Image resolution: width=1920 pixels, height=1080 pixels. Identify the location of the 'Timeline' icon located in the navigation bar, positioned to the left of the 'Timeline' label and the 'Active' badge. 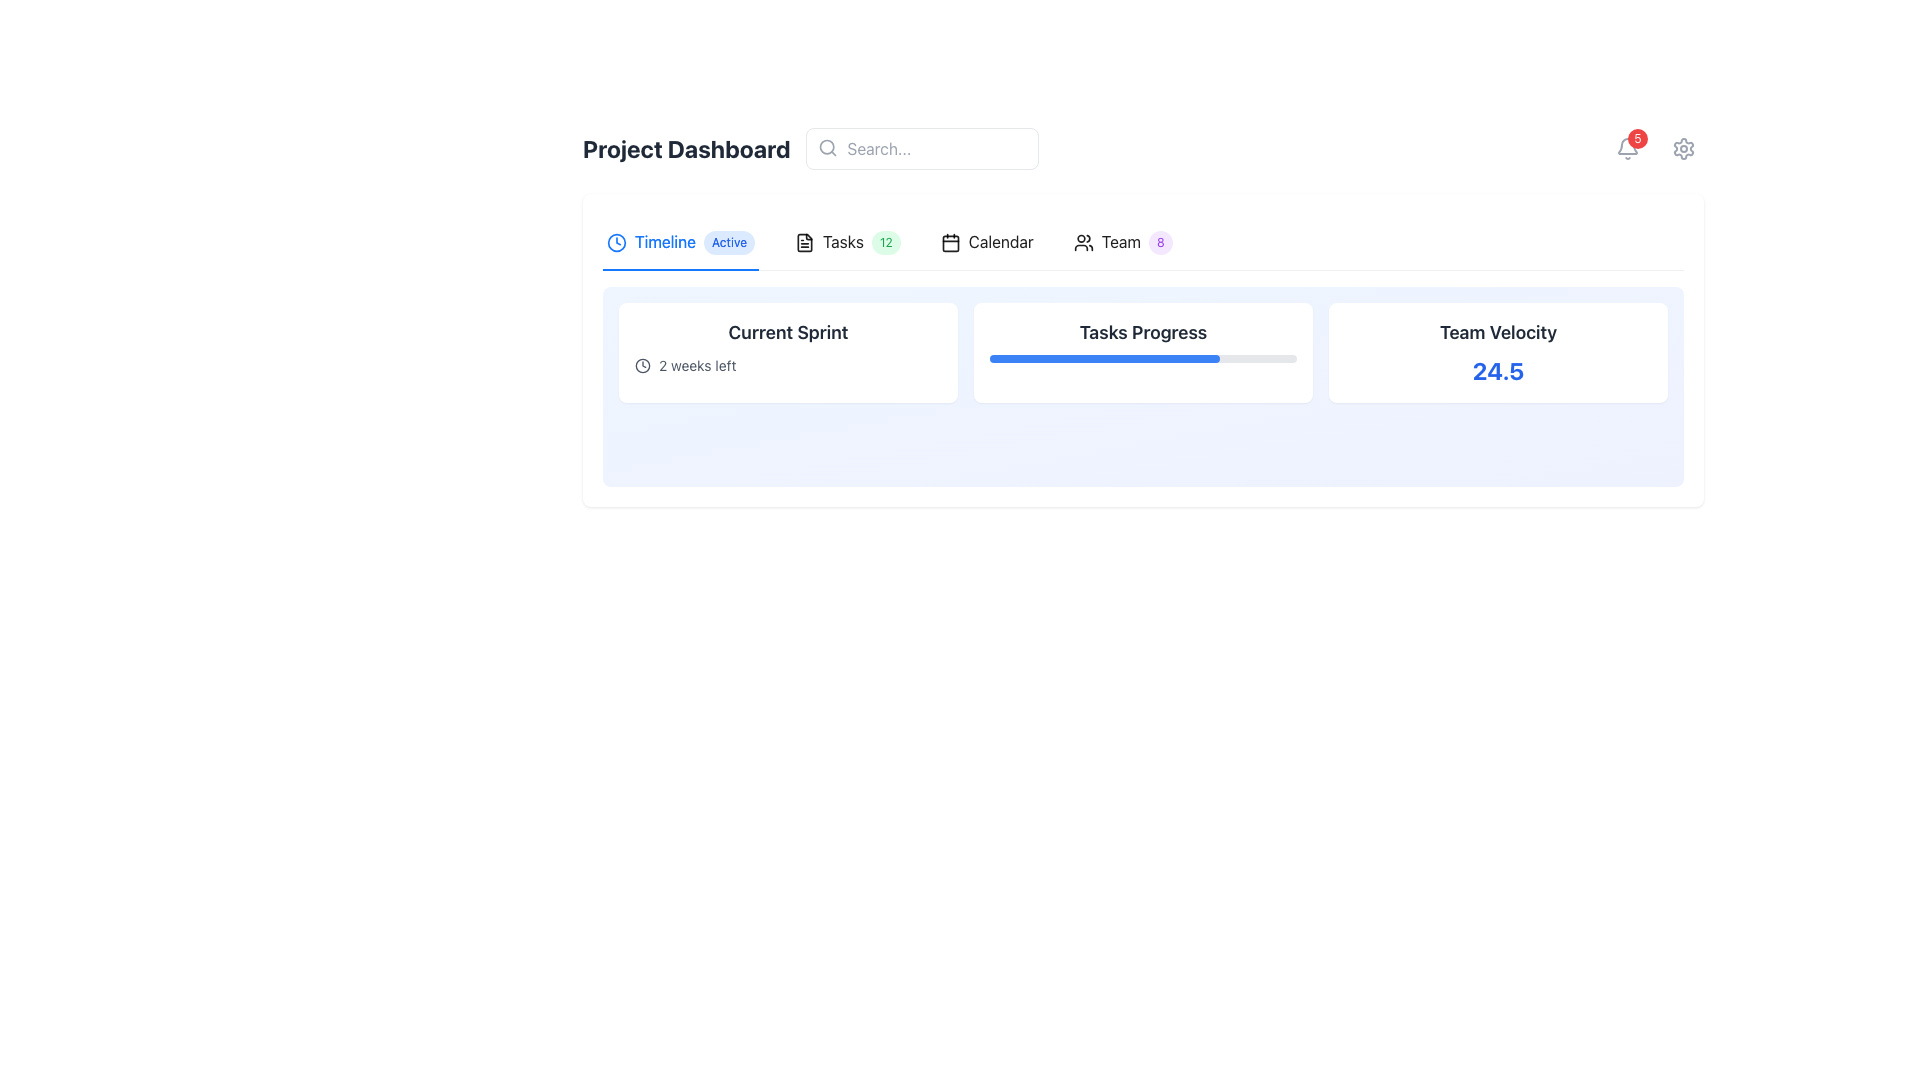
(616, 241).